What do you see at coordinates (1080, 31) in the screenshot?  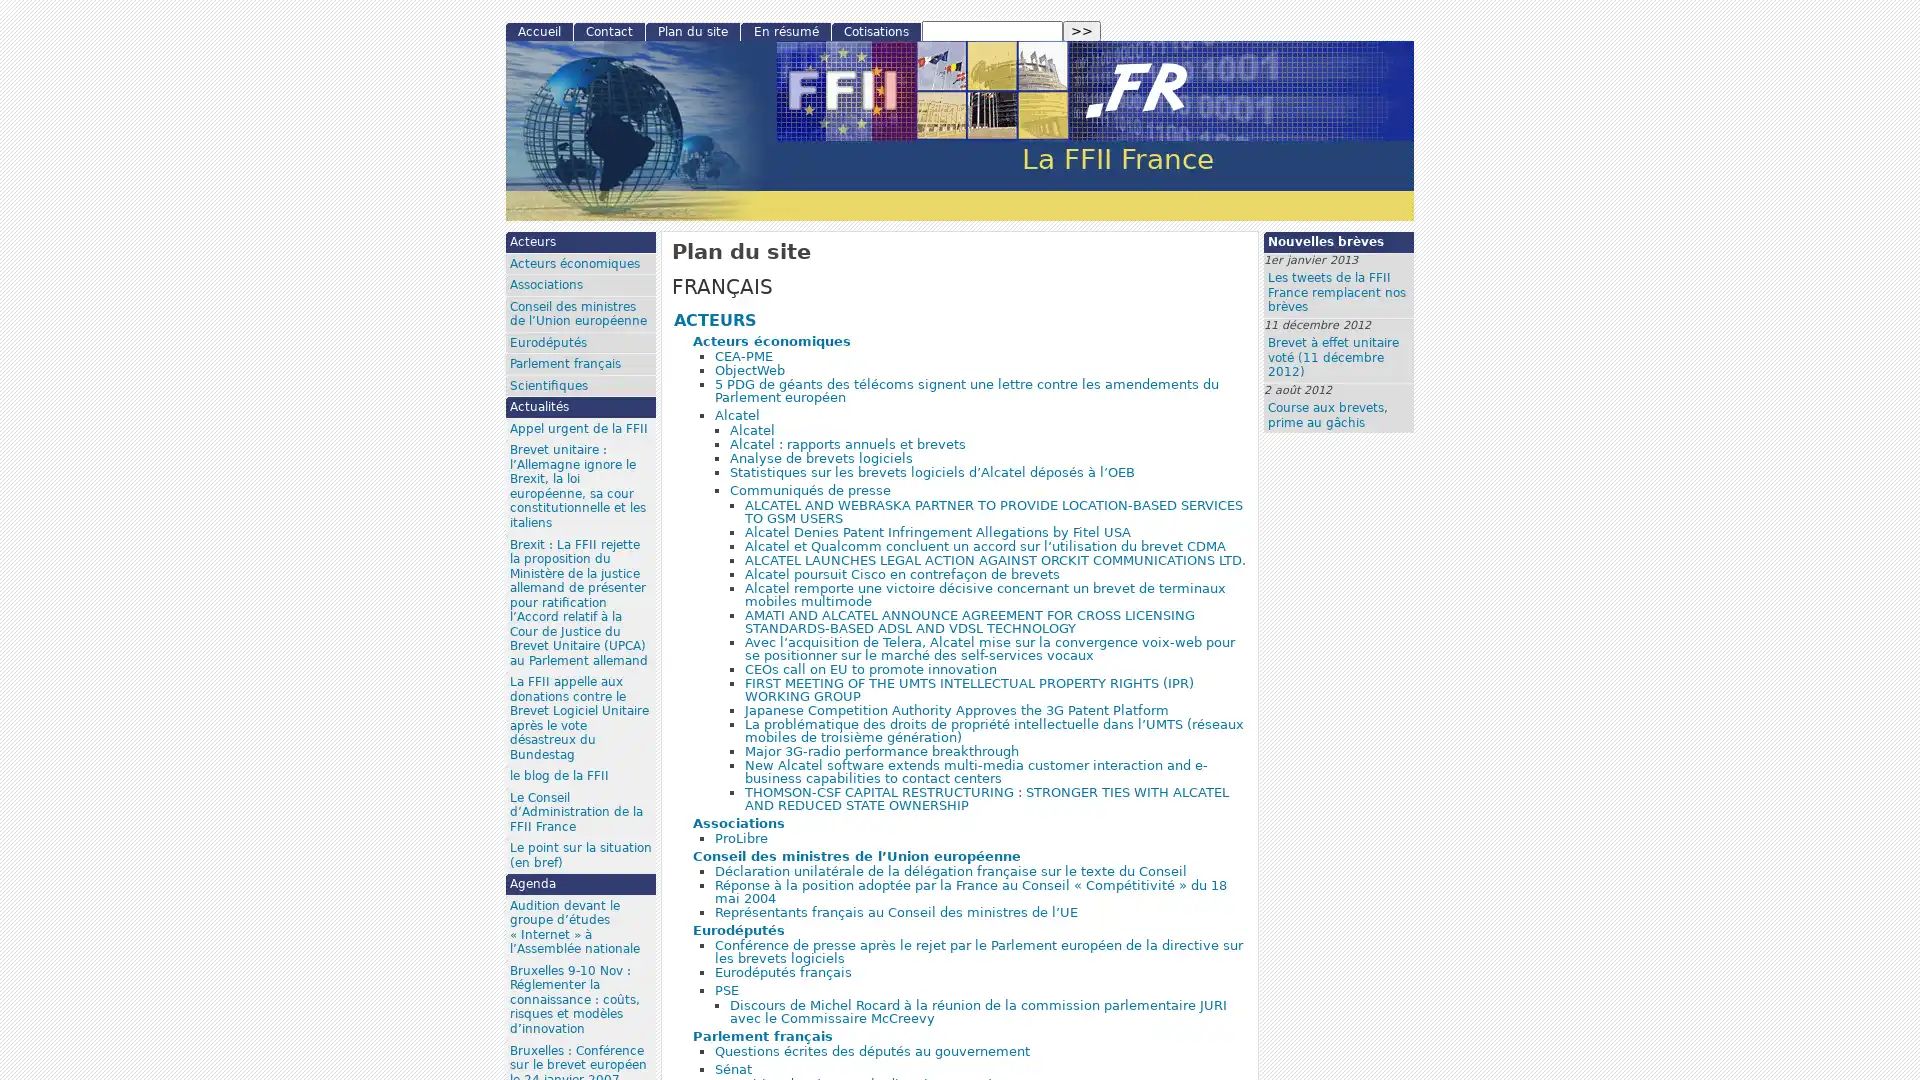 I see `>>` at bounding box center [1080, 31].